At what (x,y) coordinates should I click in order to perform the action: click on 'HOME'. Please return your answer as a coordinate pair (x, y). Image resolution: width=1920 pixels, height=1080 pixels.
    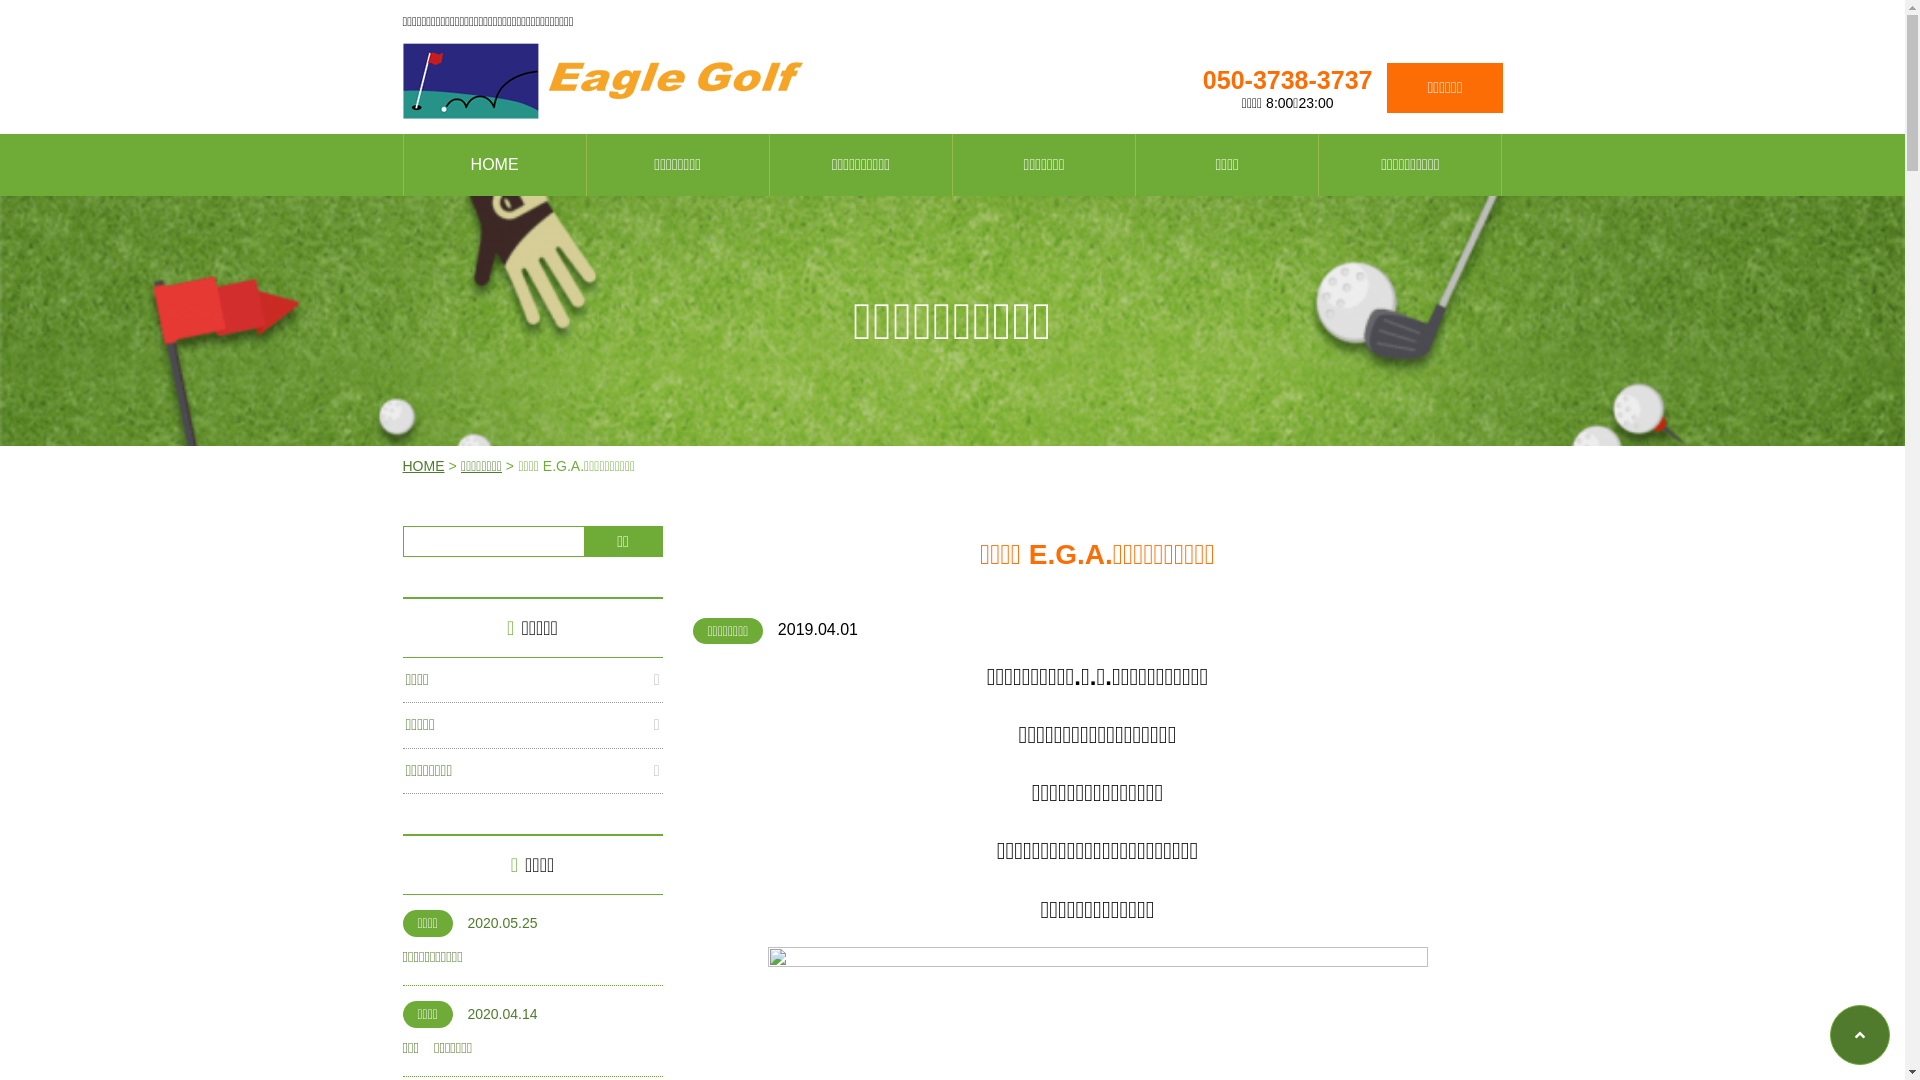
    Looking at the image, I should click on (494, 164).